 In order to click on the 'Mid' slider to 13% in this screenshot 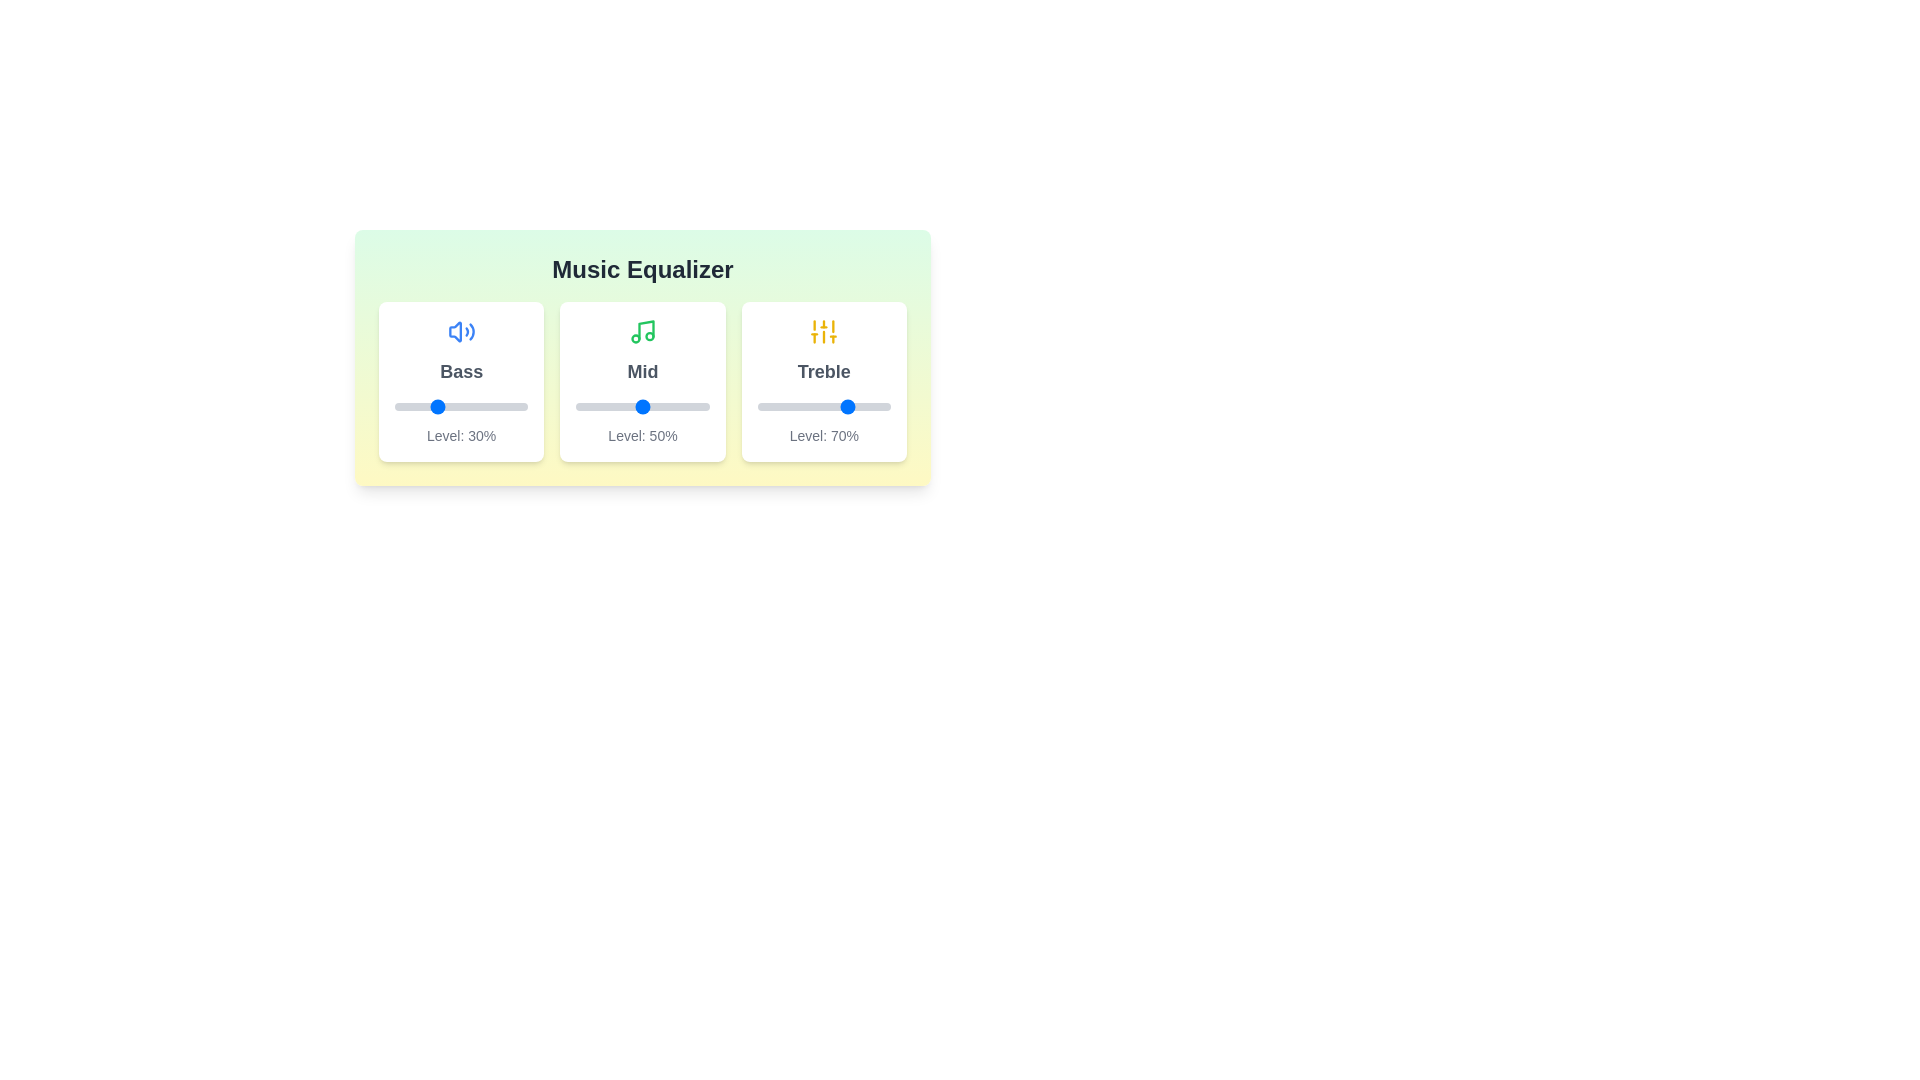, I will do `click(592, 406)`.